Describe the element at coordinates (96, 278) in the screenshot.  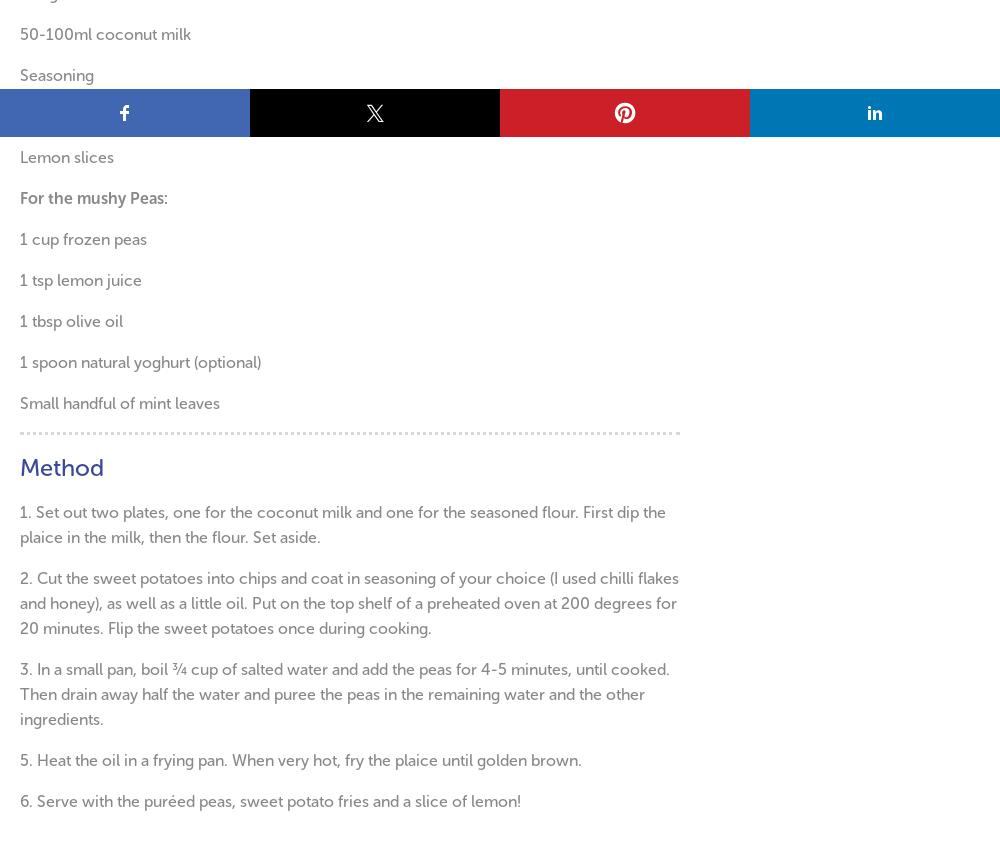
I see `'lemon juice'` at that location.